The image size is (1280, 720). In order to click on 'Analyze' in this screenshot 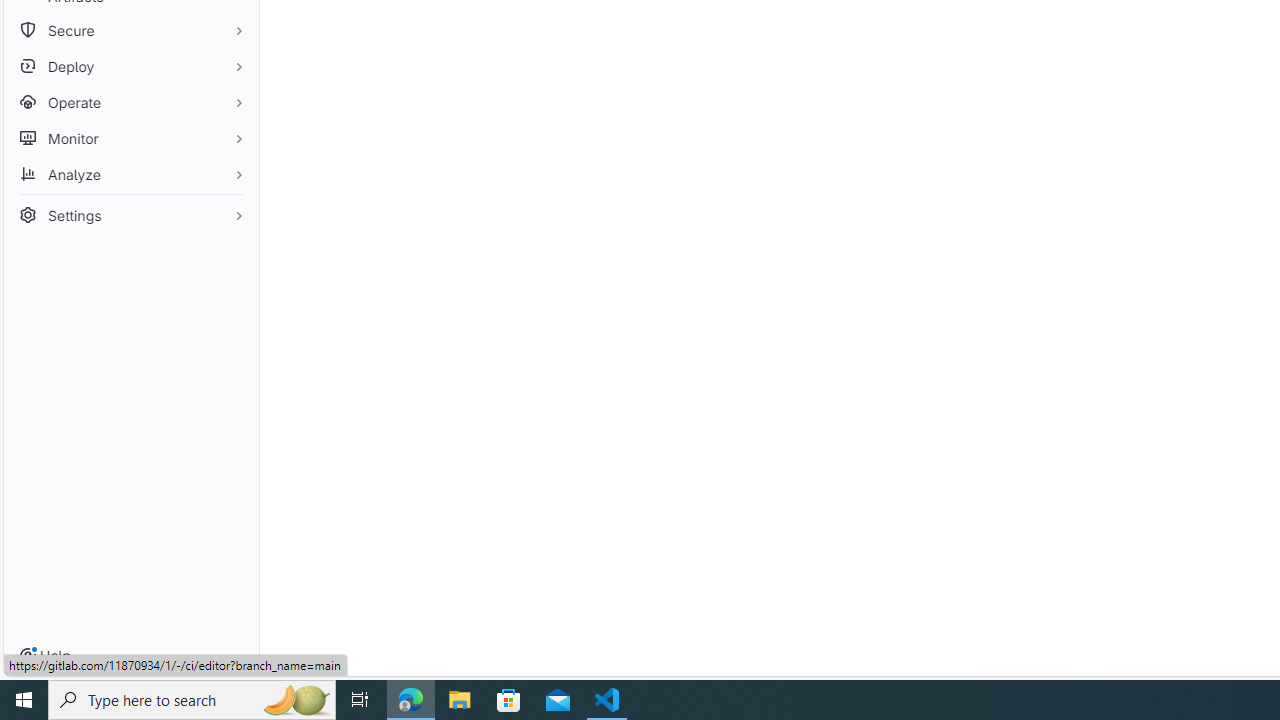, I will do `click(130, 173)`.